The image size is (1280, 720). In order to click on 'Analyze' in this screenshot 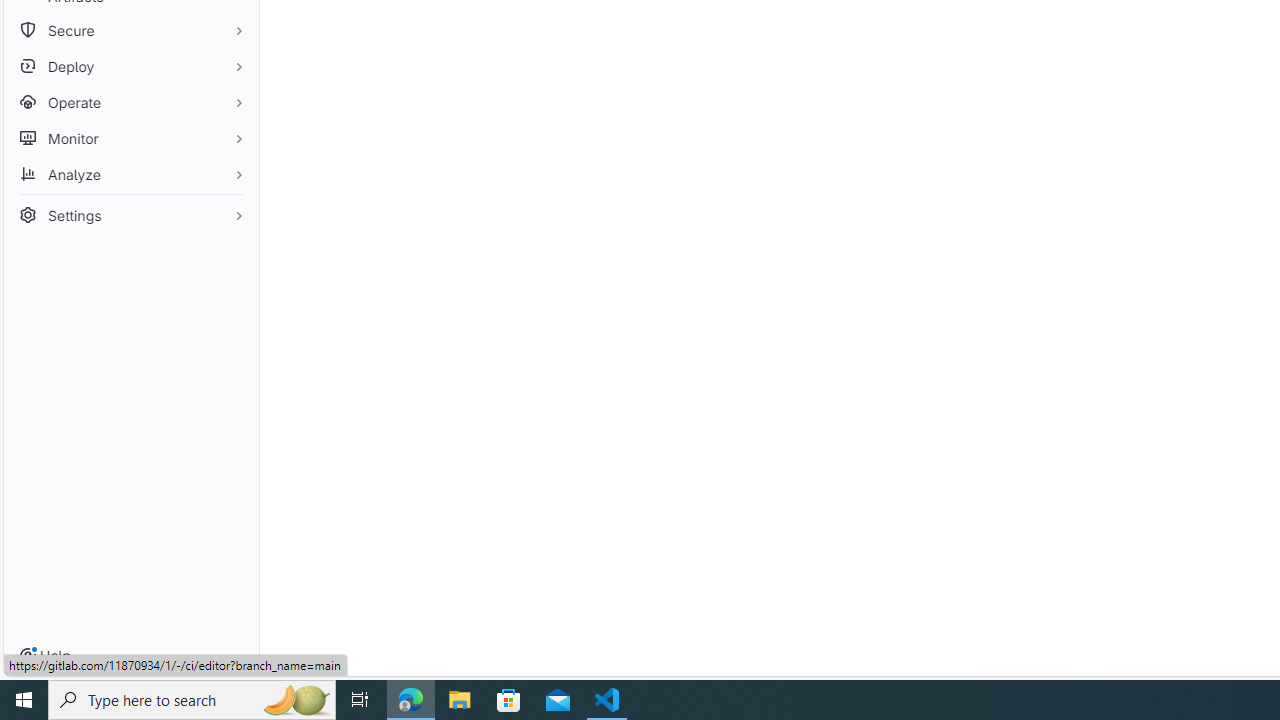, I will do `click(130, 173)`.